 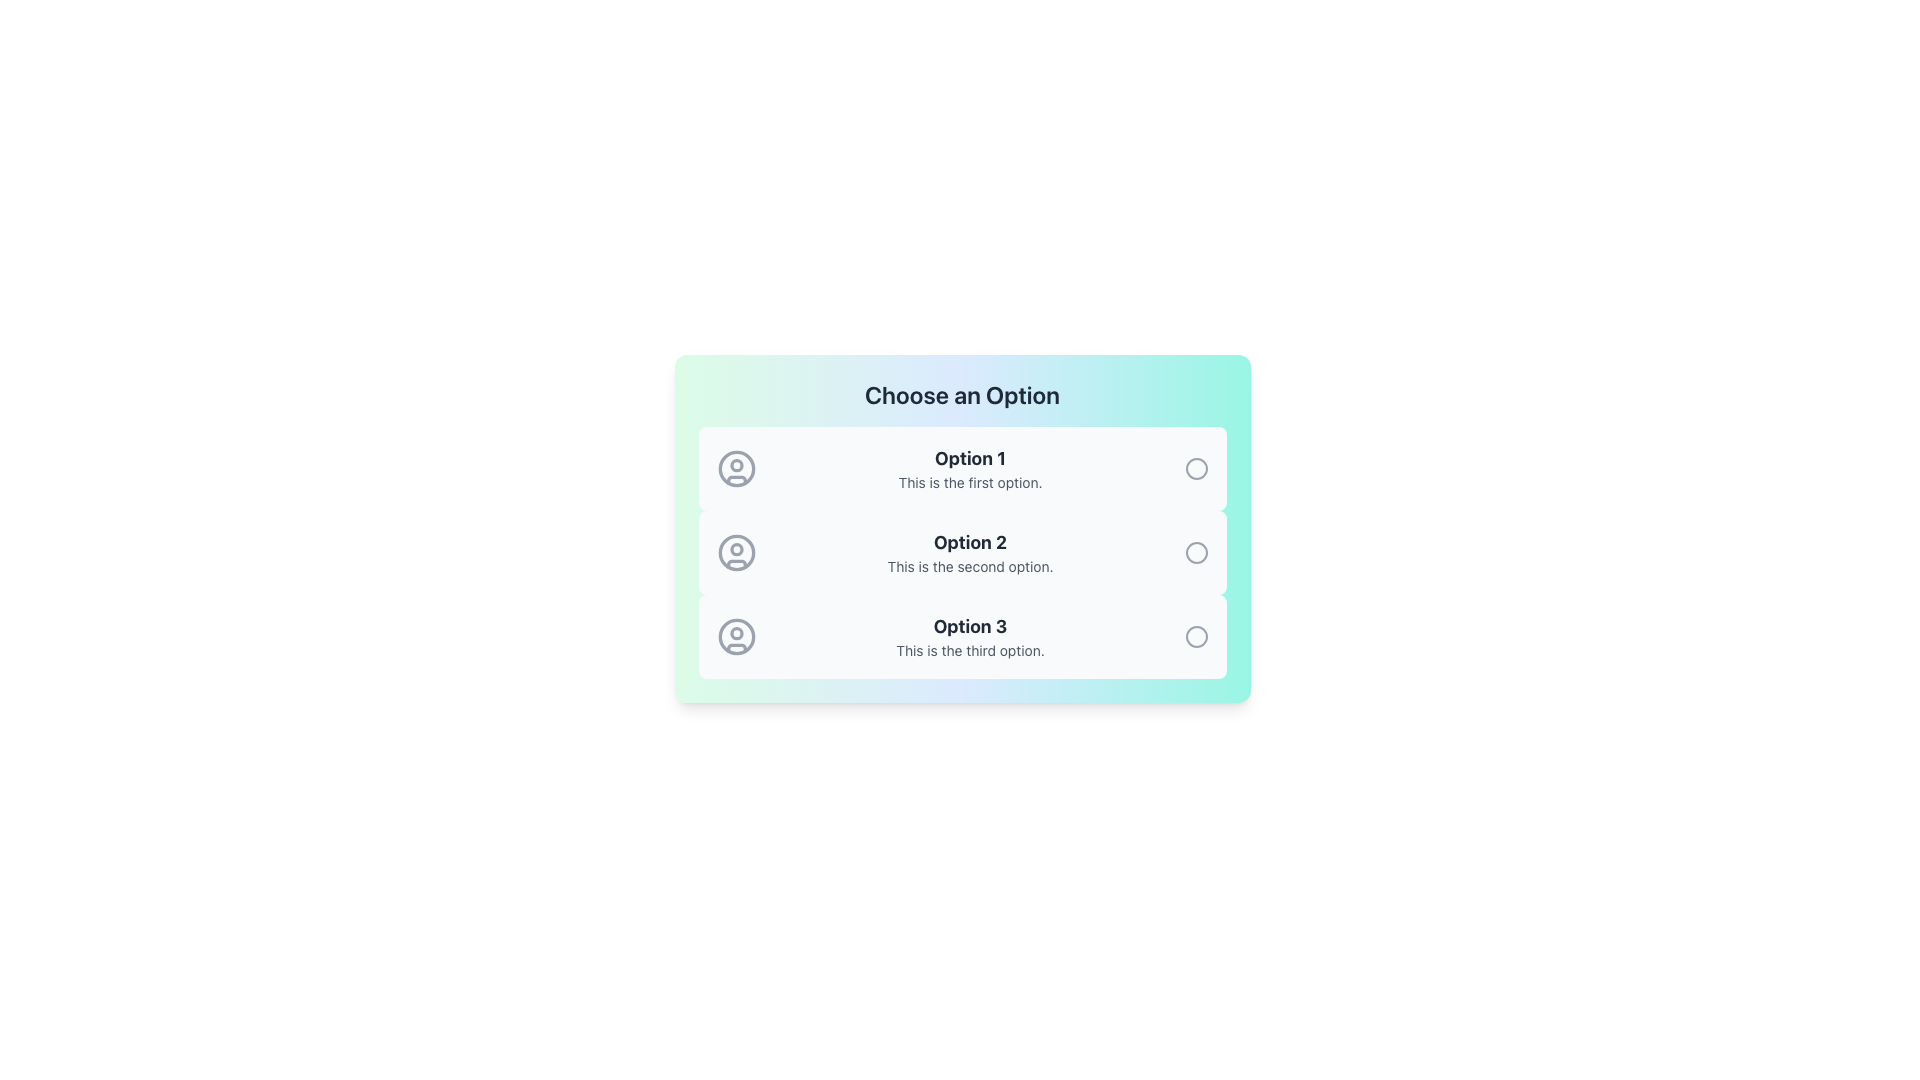 What do you see at coordinates (1196, 469) in the screenshot?
I see `the topmost radio button in the vertical selection layout on the right` at bounding box center [1196, 469].